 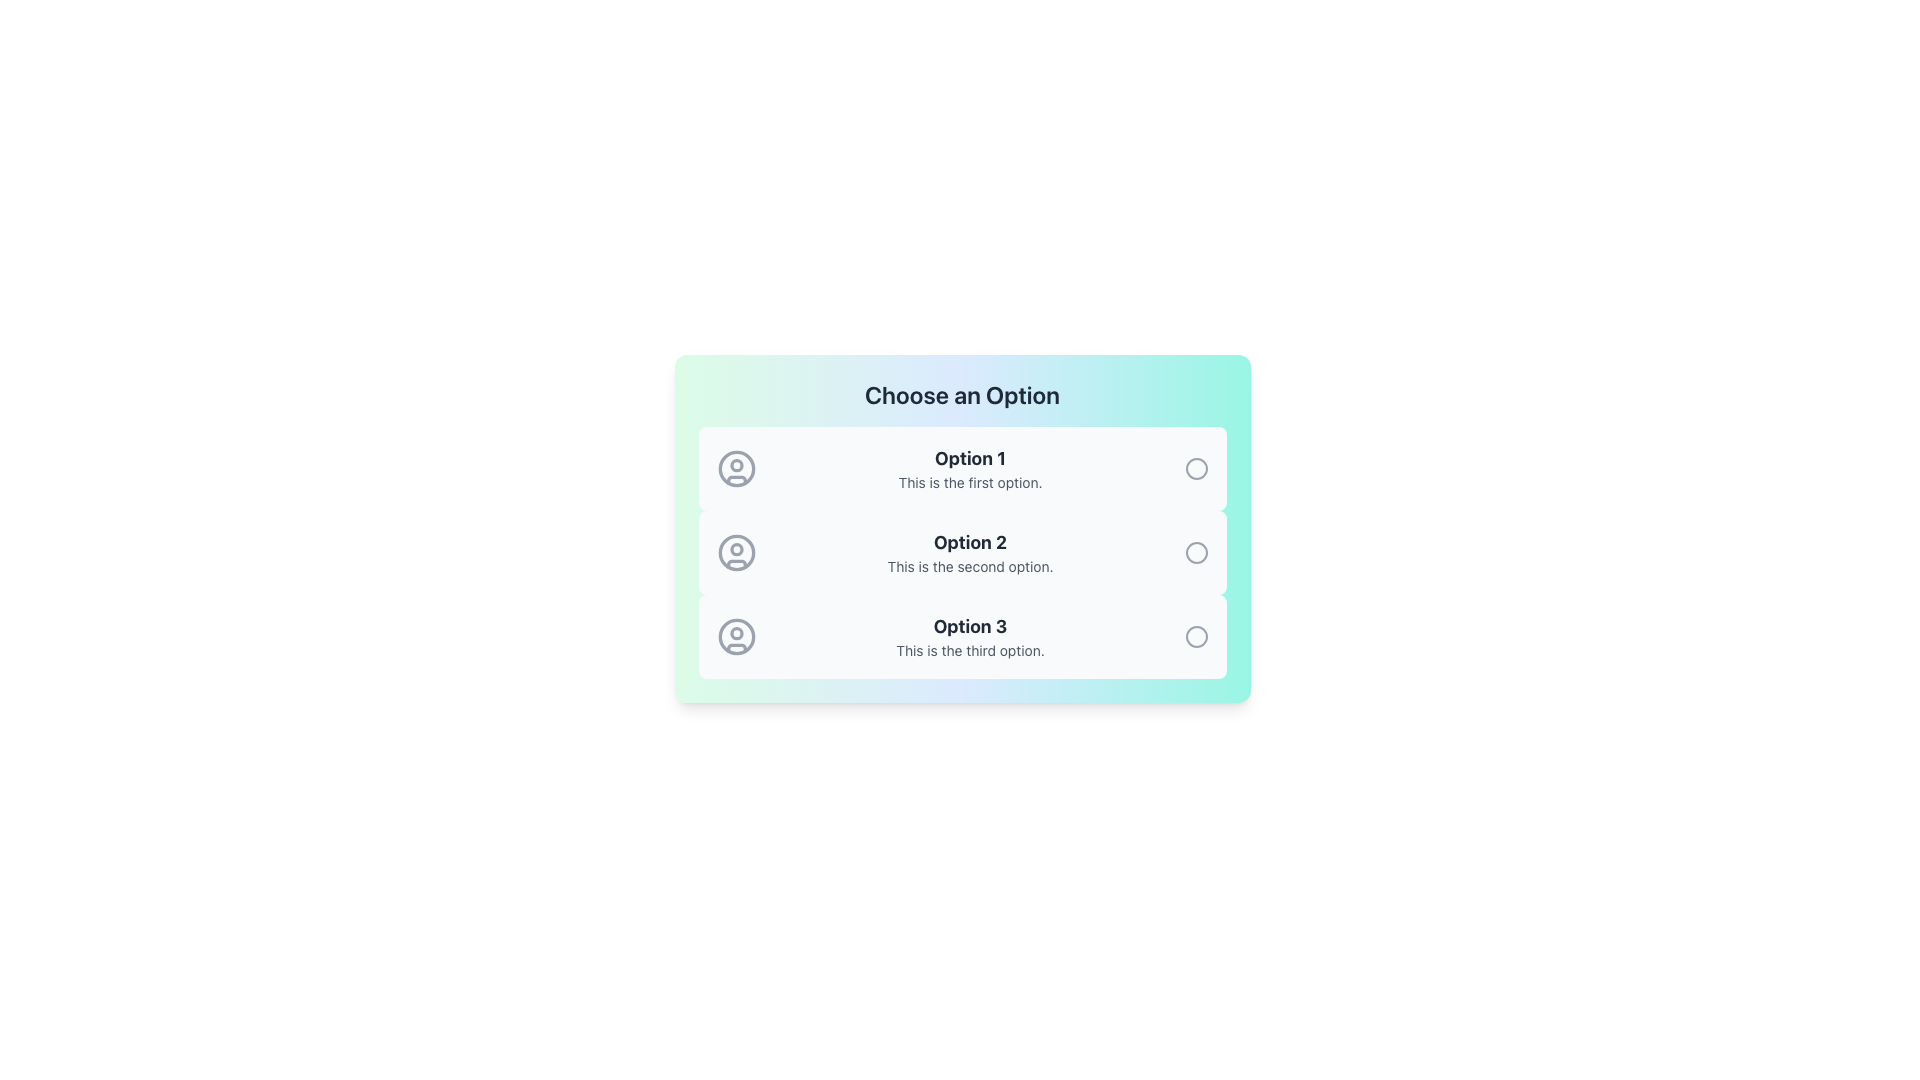 What do you see at coordinates (1196, 469) in the screenshot?
I see `the topmost radio button in the vertical selection layout on the right` at bounding box center [1196, 469].